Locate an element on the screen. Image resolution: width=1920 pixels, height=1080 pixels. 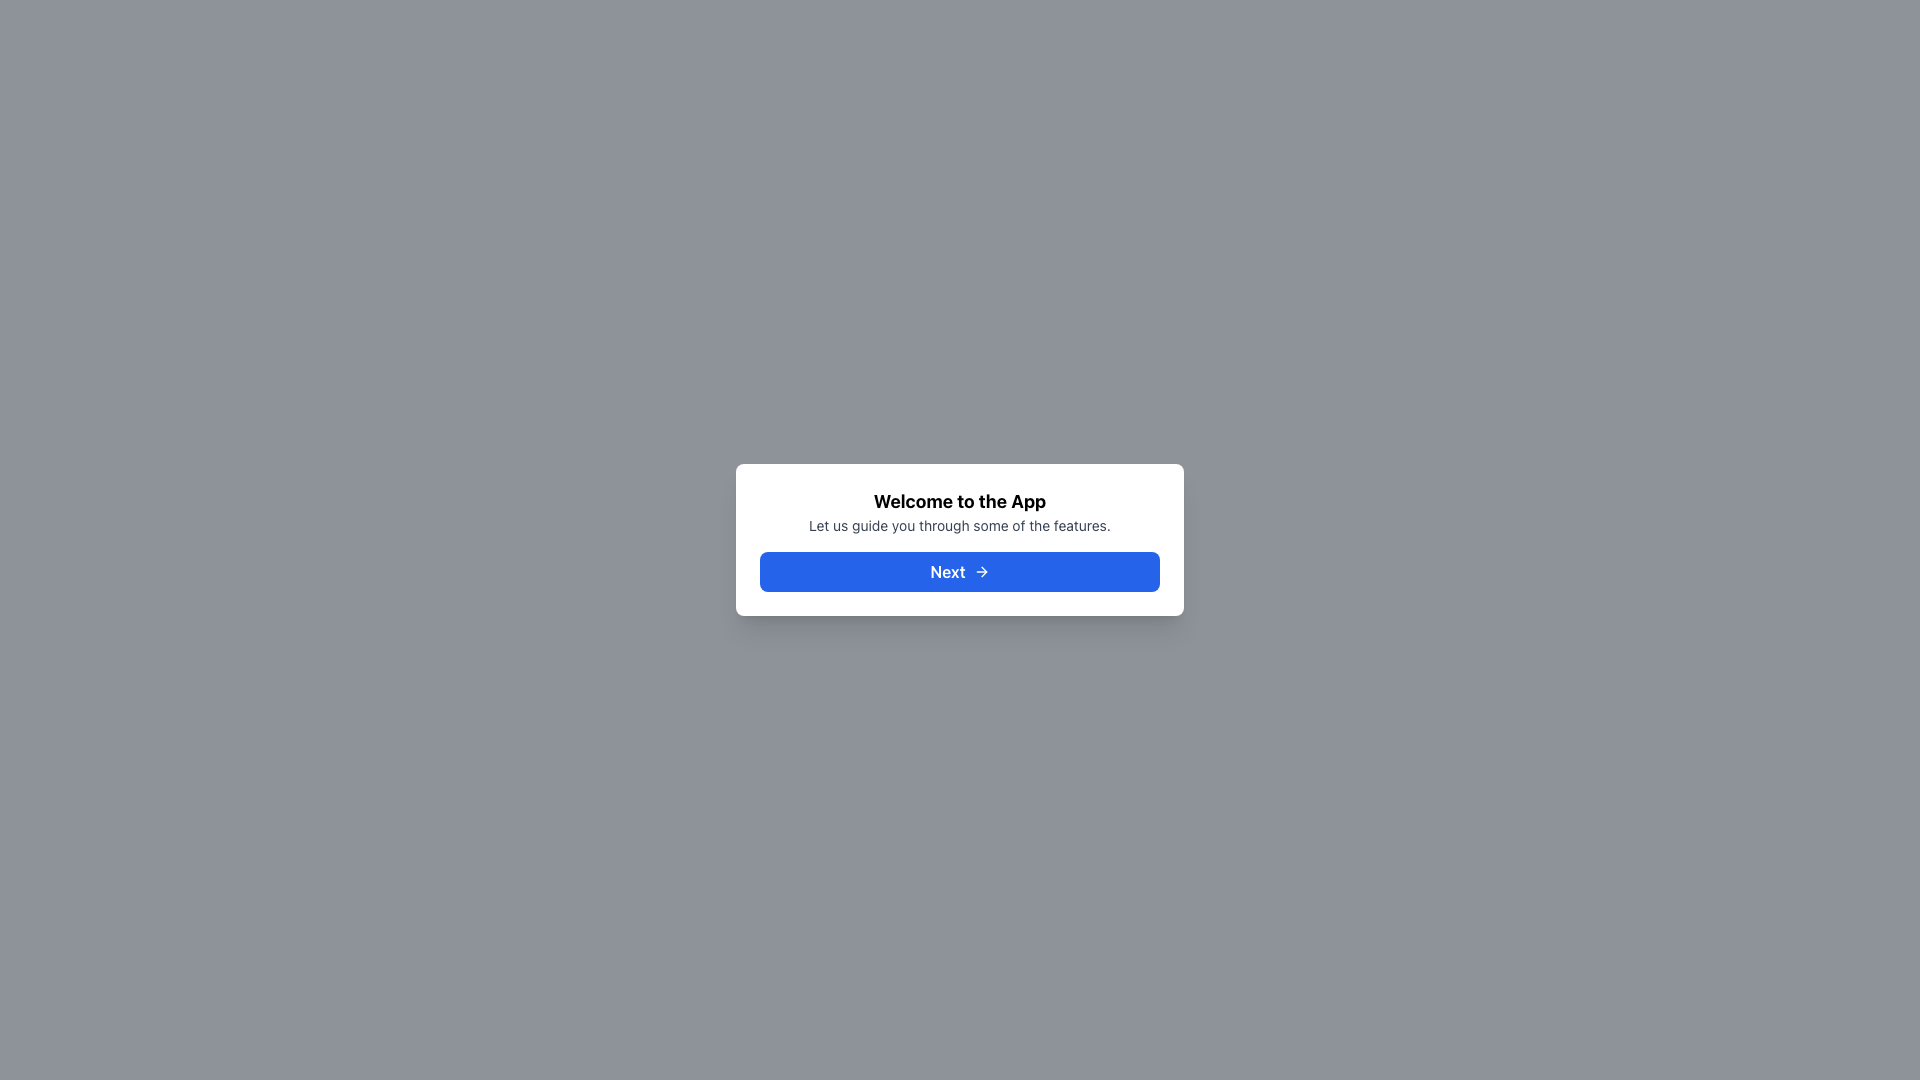
the arrow icon located at the far-right of the 'Next' button within the modal dialog, which serves as a visual indicator for forward navigation is located at coordinates (981, 571).